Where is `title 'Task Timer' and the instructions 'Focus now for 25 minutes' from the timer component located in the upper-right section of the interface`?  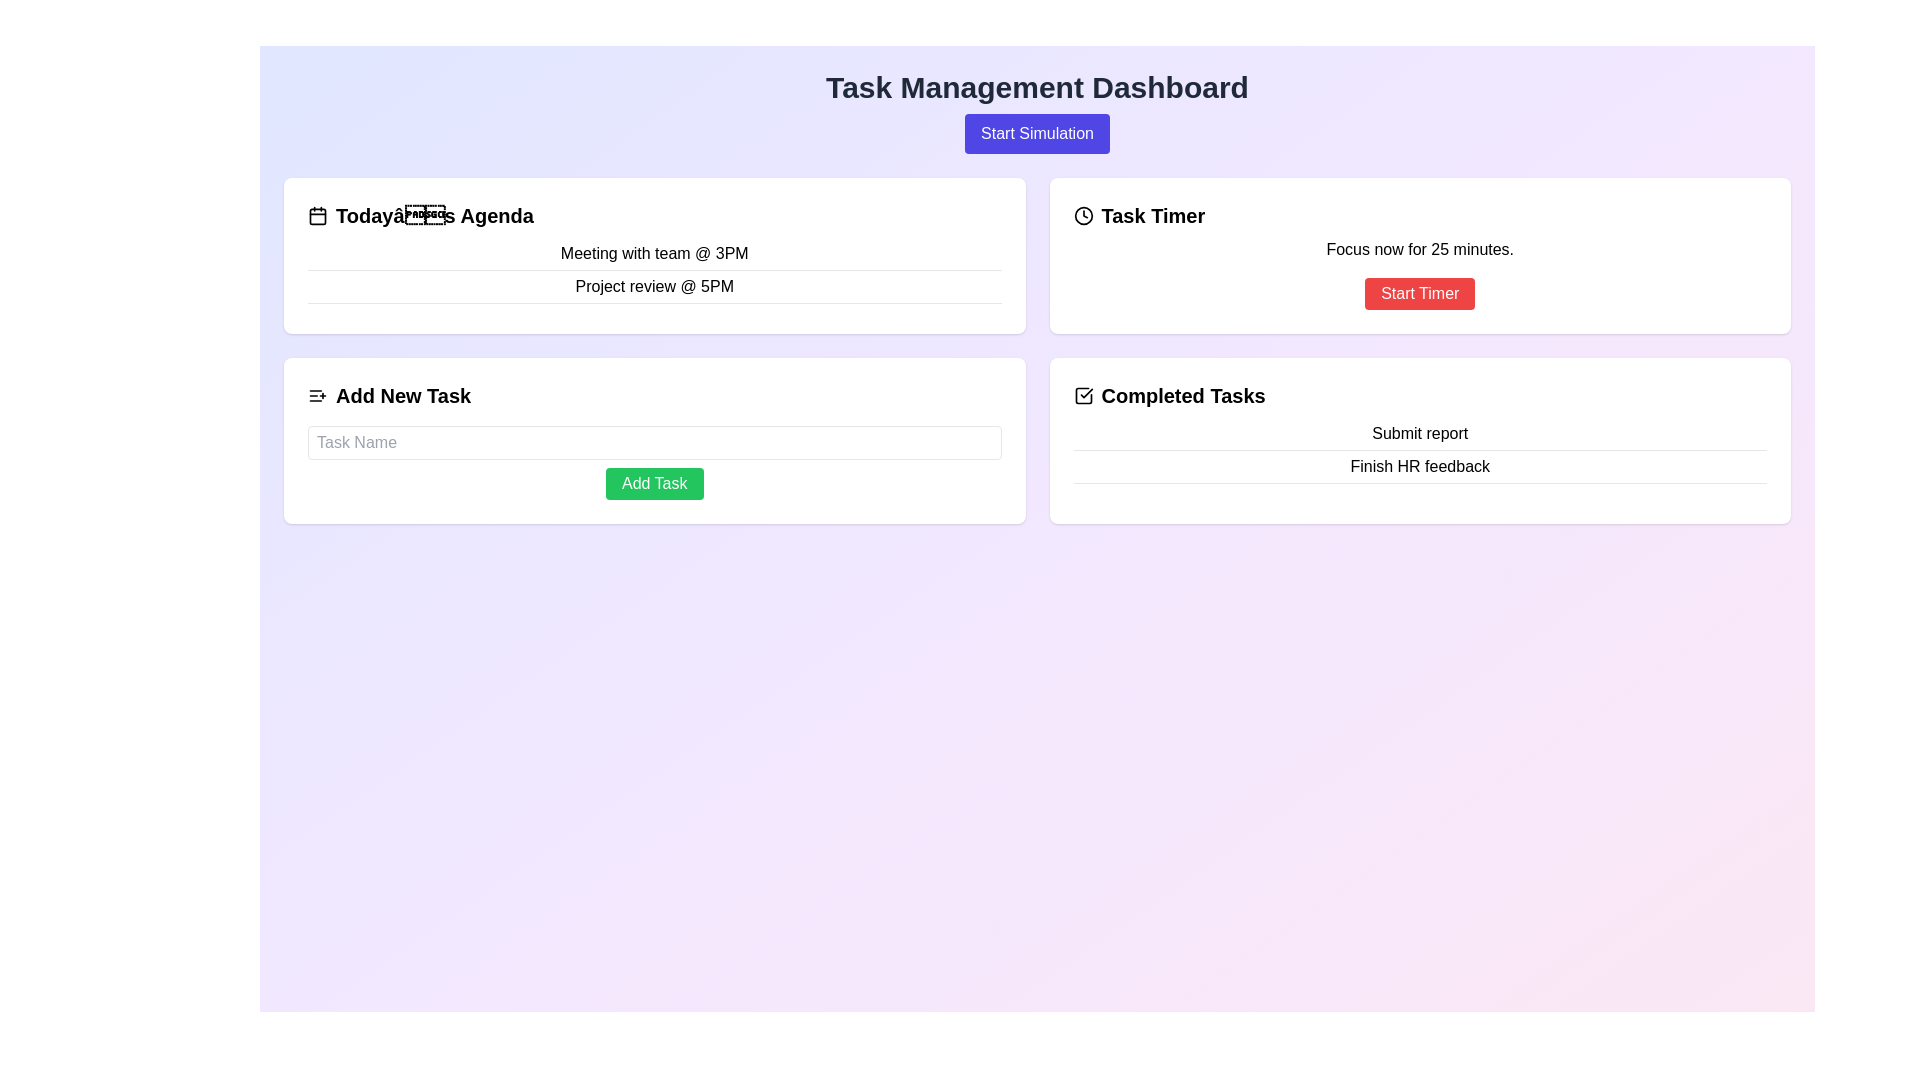
title 'Task Timer' and the instructions 'Focus now for 25 minutes' from the timer component located in the upper-right section of the interface is located at coordinates (1419, 254).